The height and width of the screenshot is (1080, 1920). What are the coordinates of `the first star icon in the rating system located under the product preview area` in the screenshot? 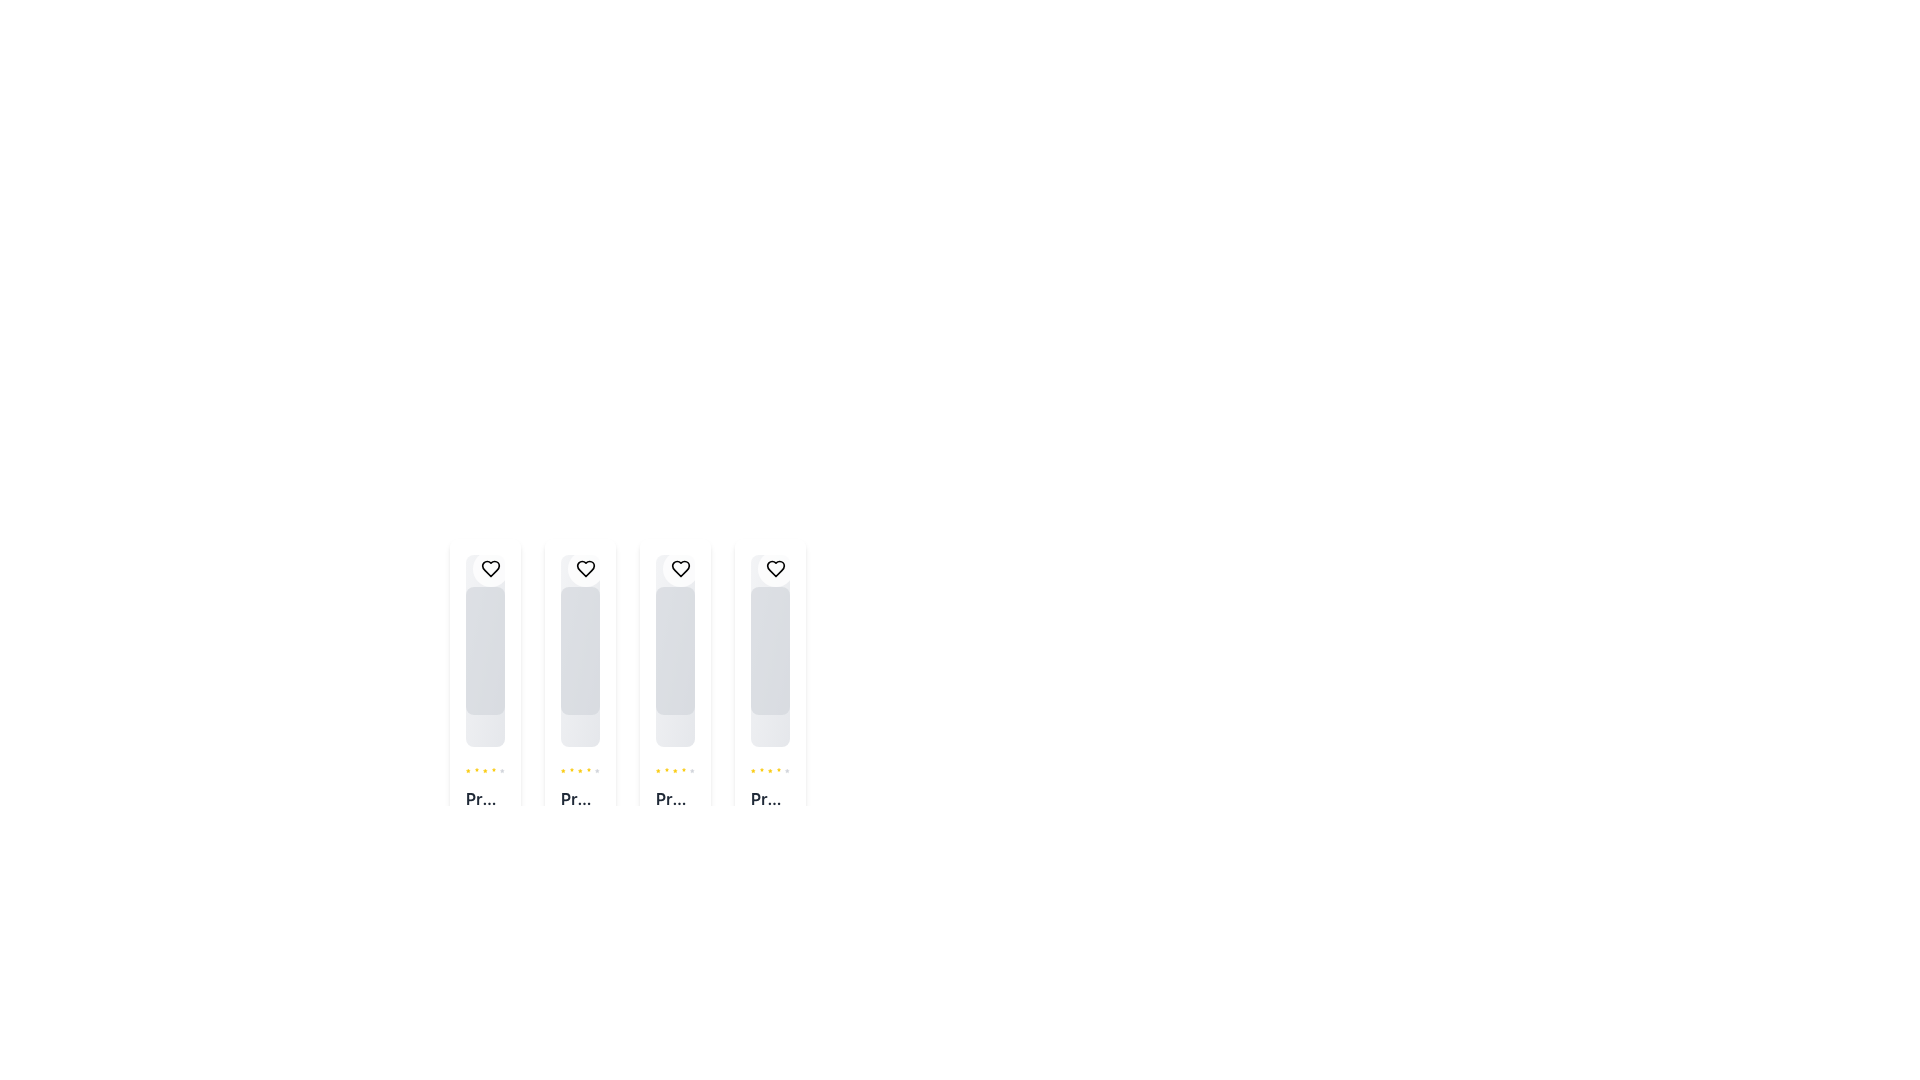 It's located at (562, 770).